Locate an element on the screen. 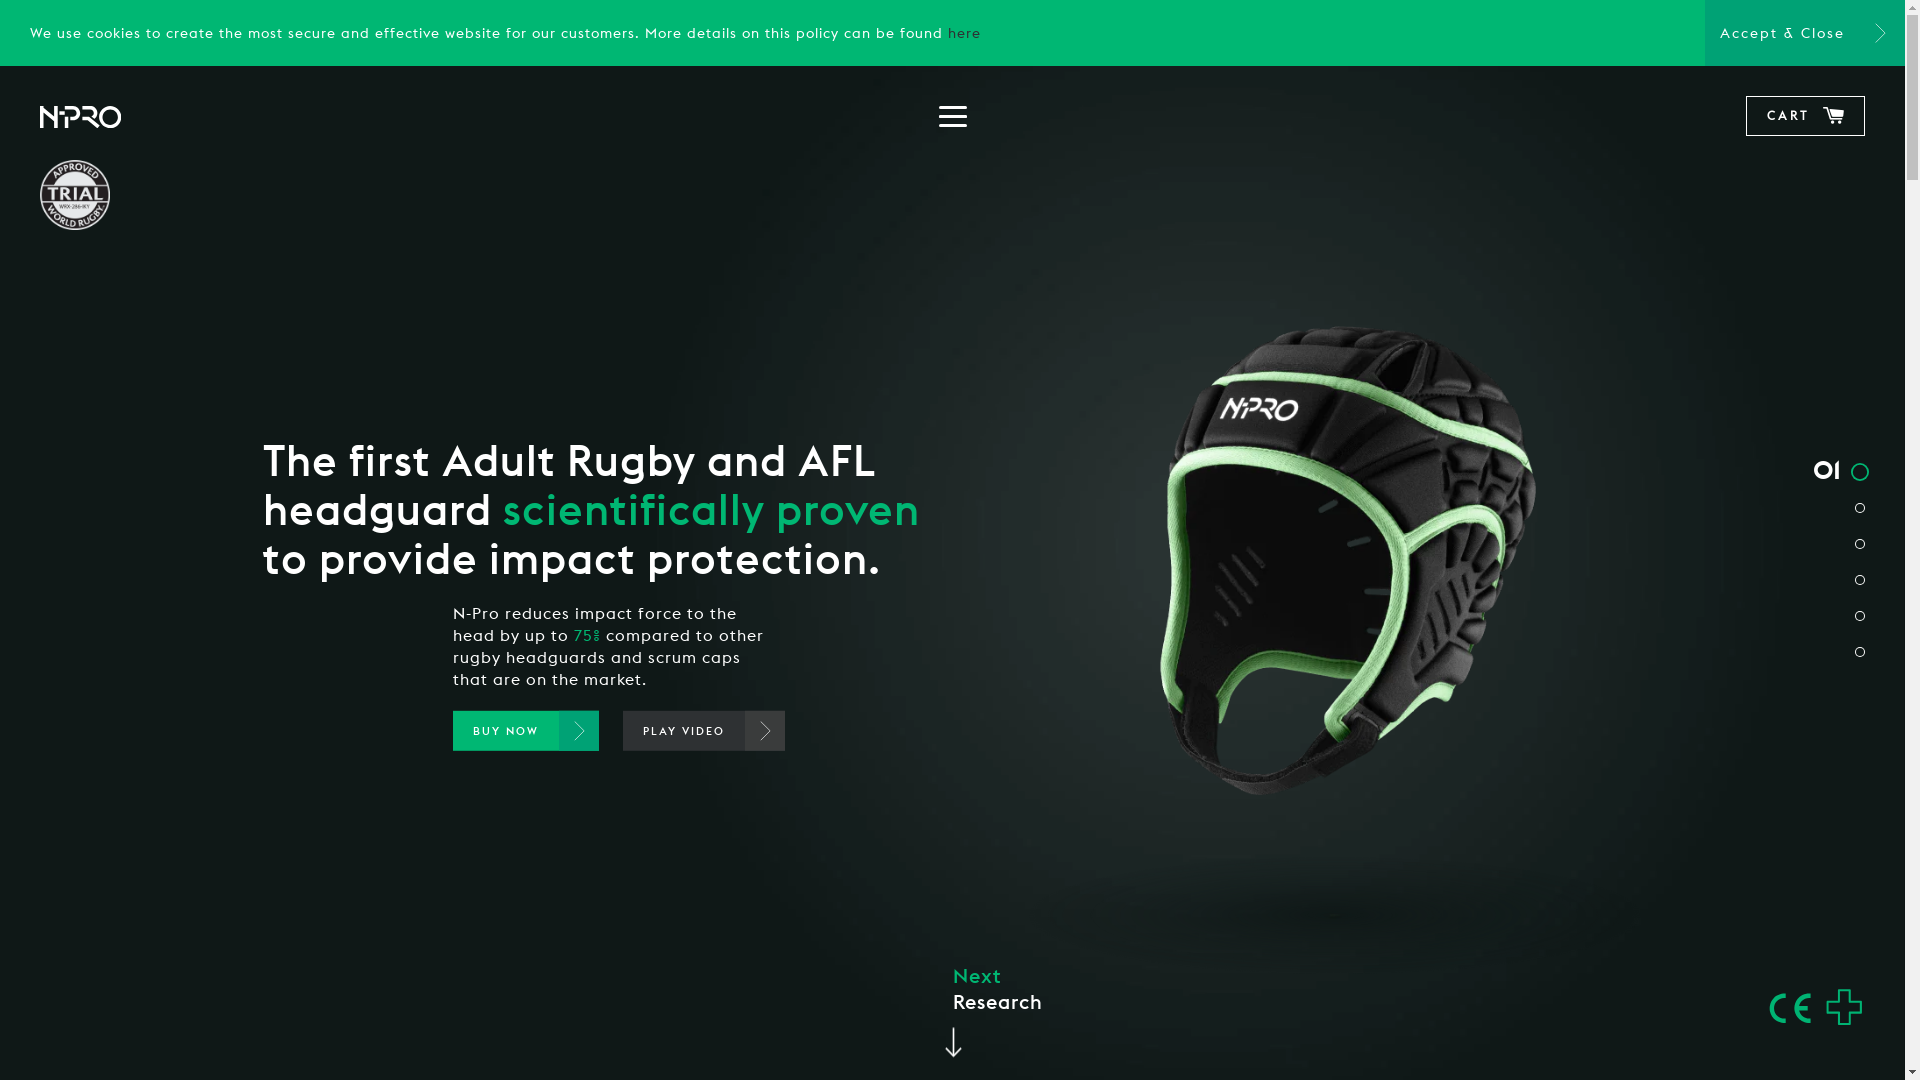  '01' is located at coordinates (1846, 473).